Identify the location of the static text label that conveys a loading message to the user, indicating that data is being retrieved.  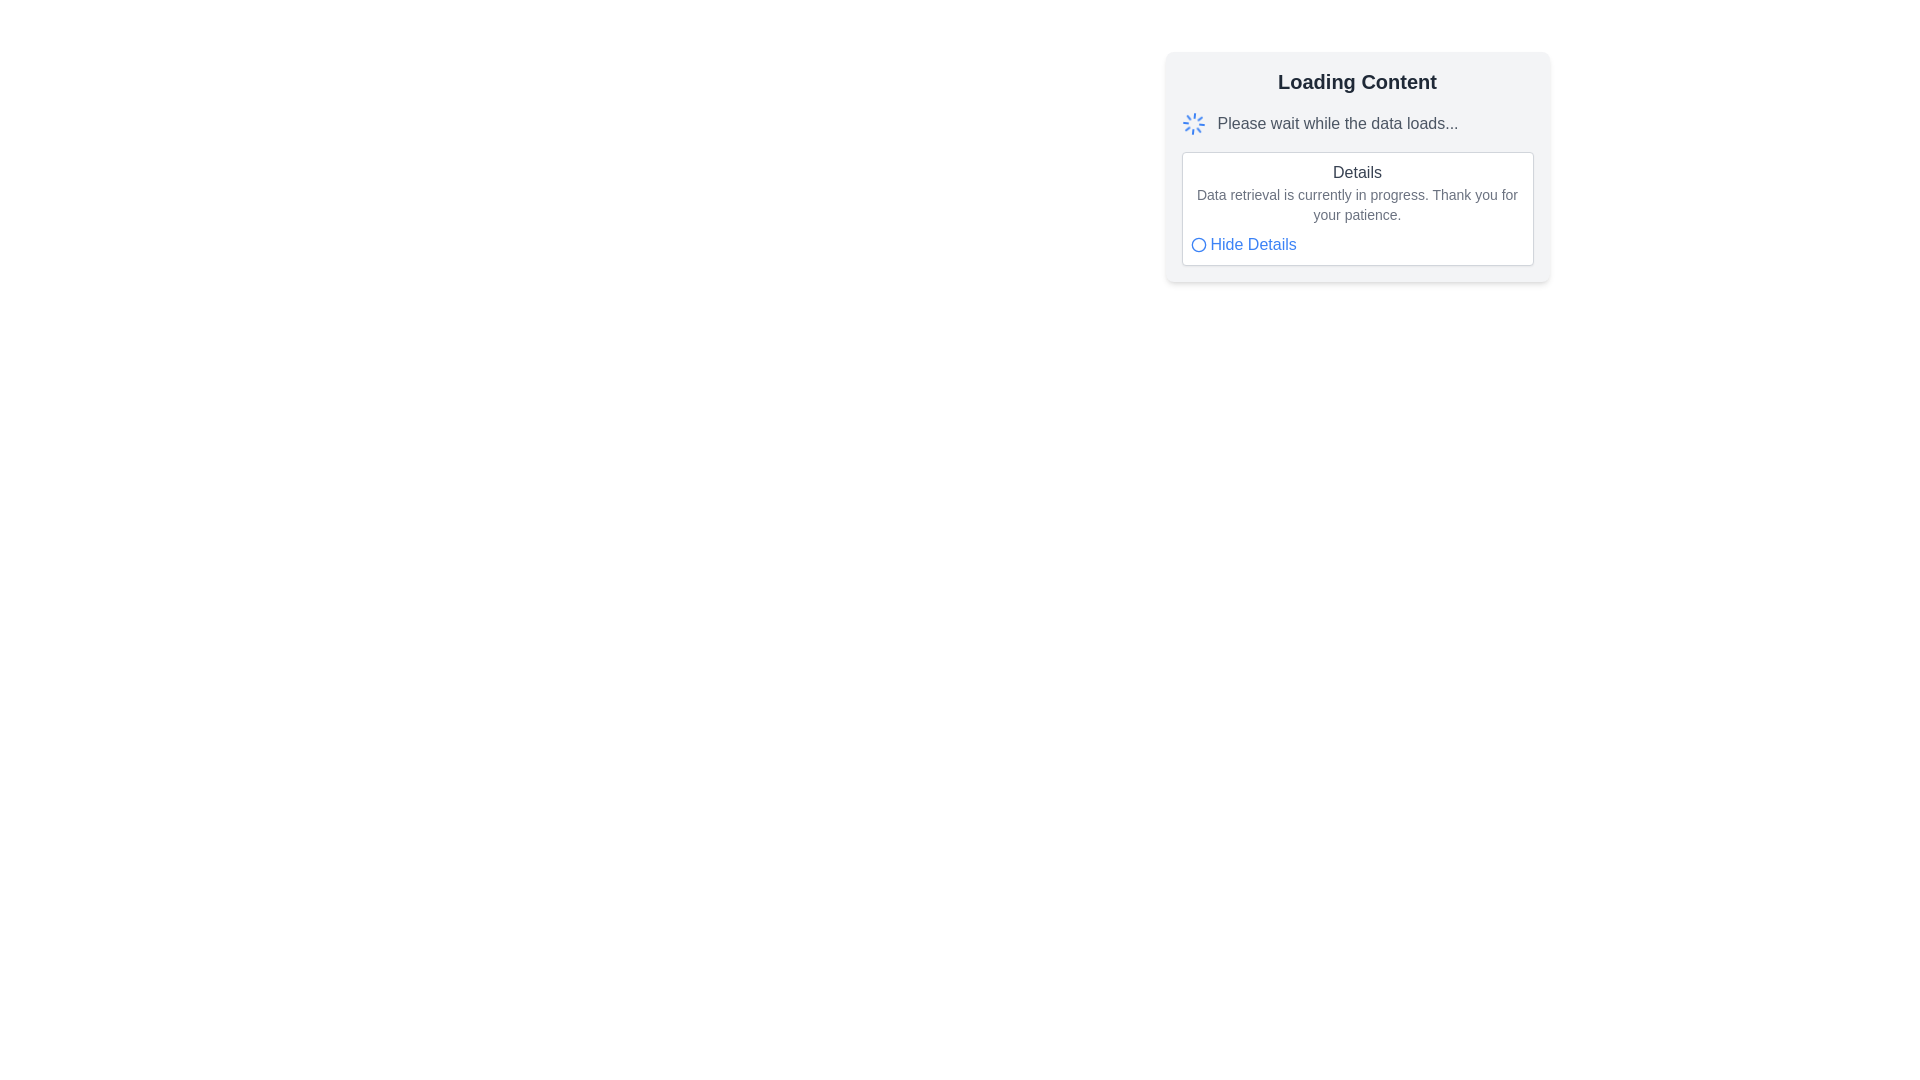
(1338, 123).